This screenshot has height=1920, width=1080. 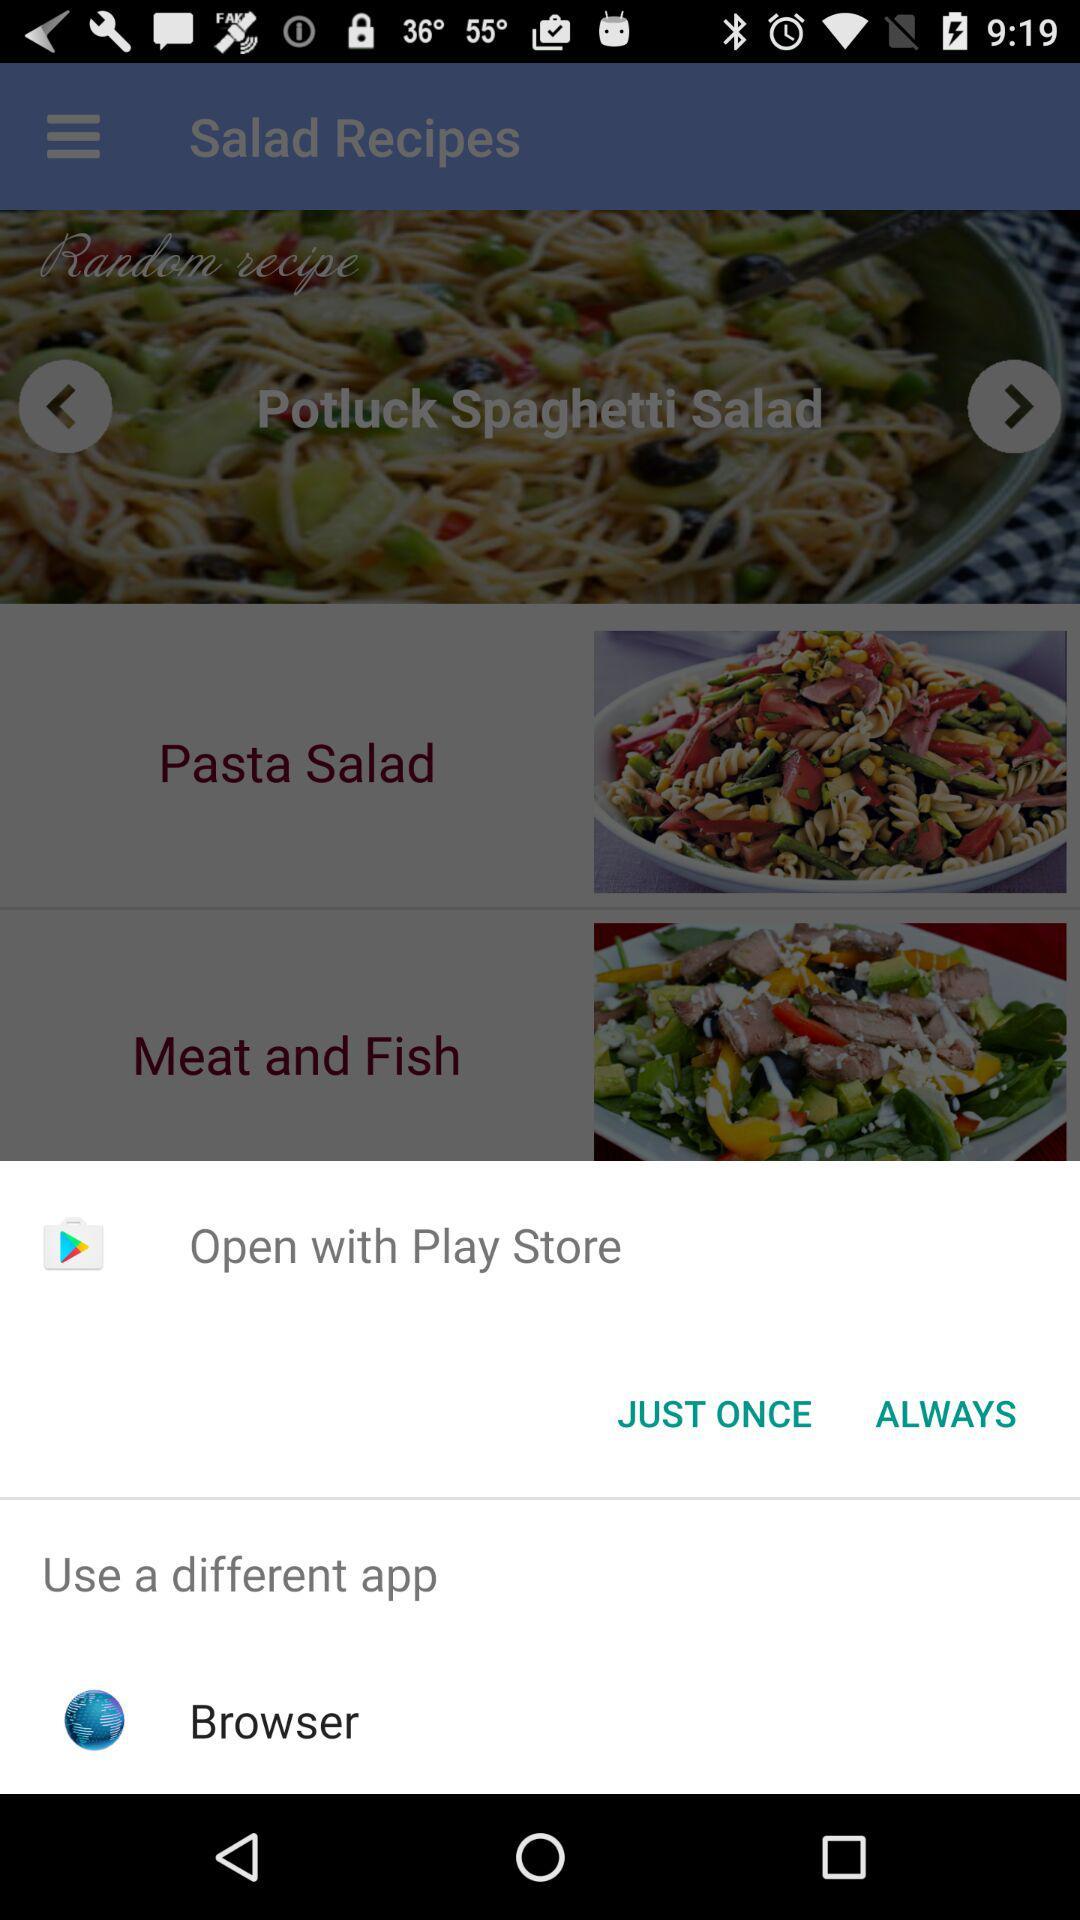 I want to click on the always item, so click(x=945, y=1411).